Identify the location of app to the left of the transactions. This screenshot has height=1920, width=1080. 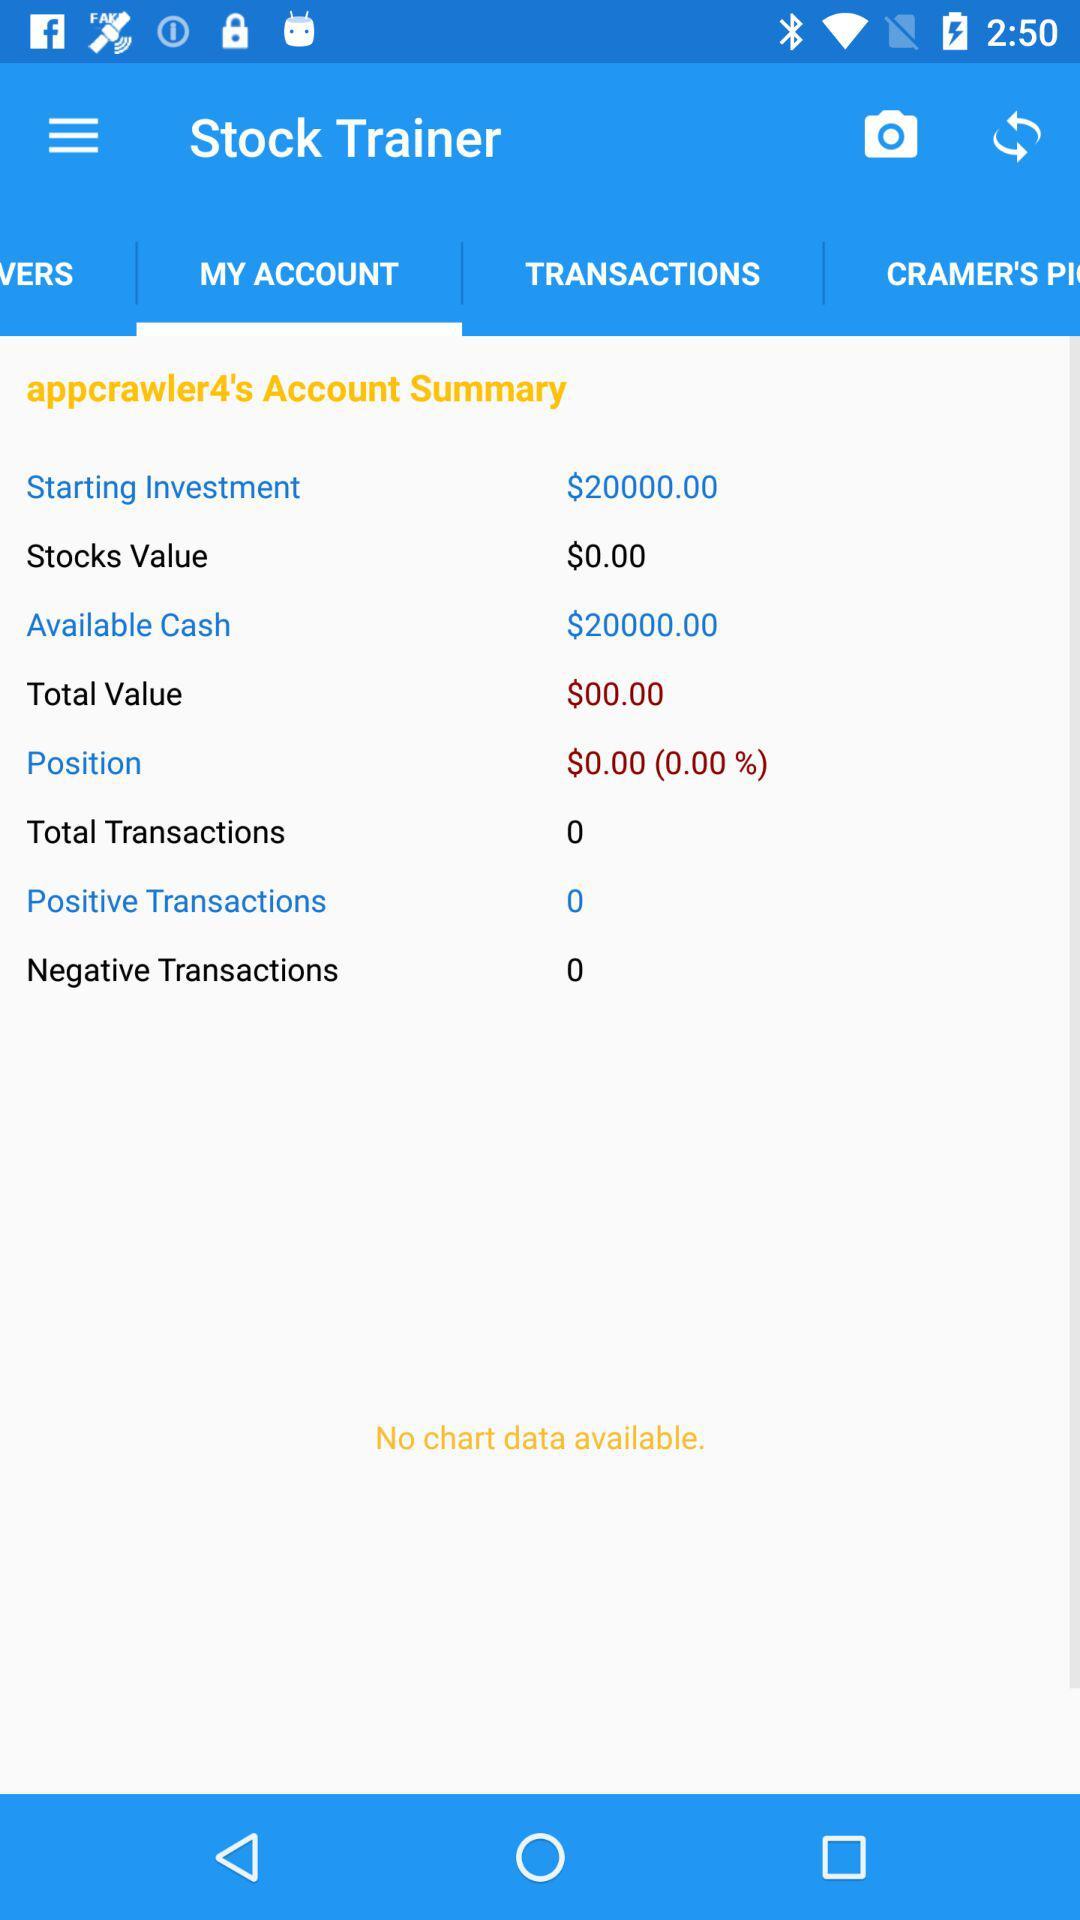
(299, 272).